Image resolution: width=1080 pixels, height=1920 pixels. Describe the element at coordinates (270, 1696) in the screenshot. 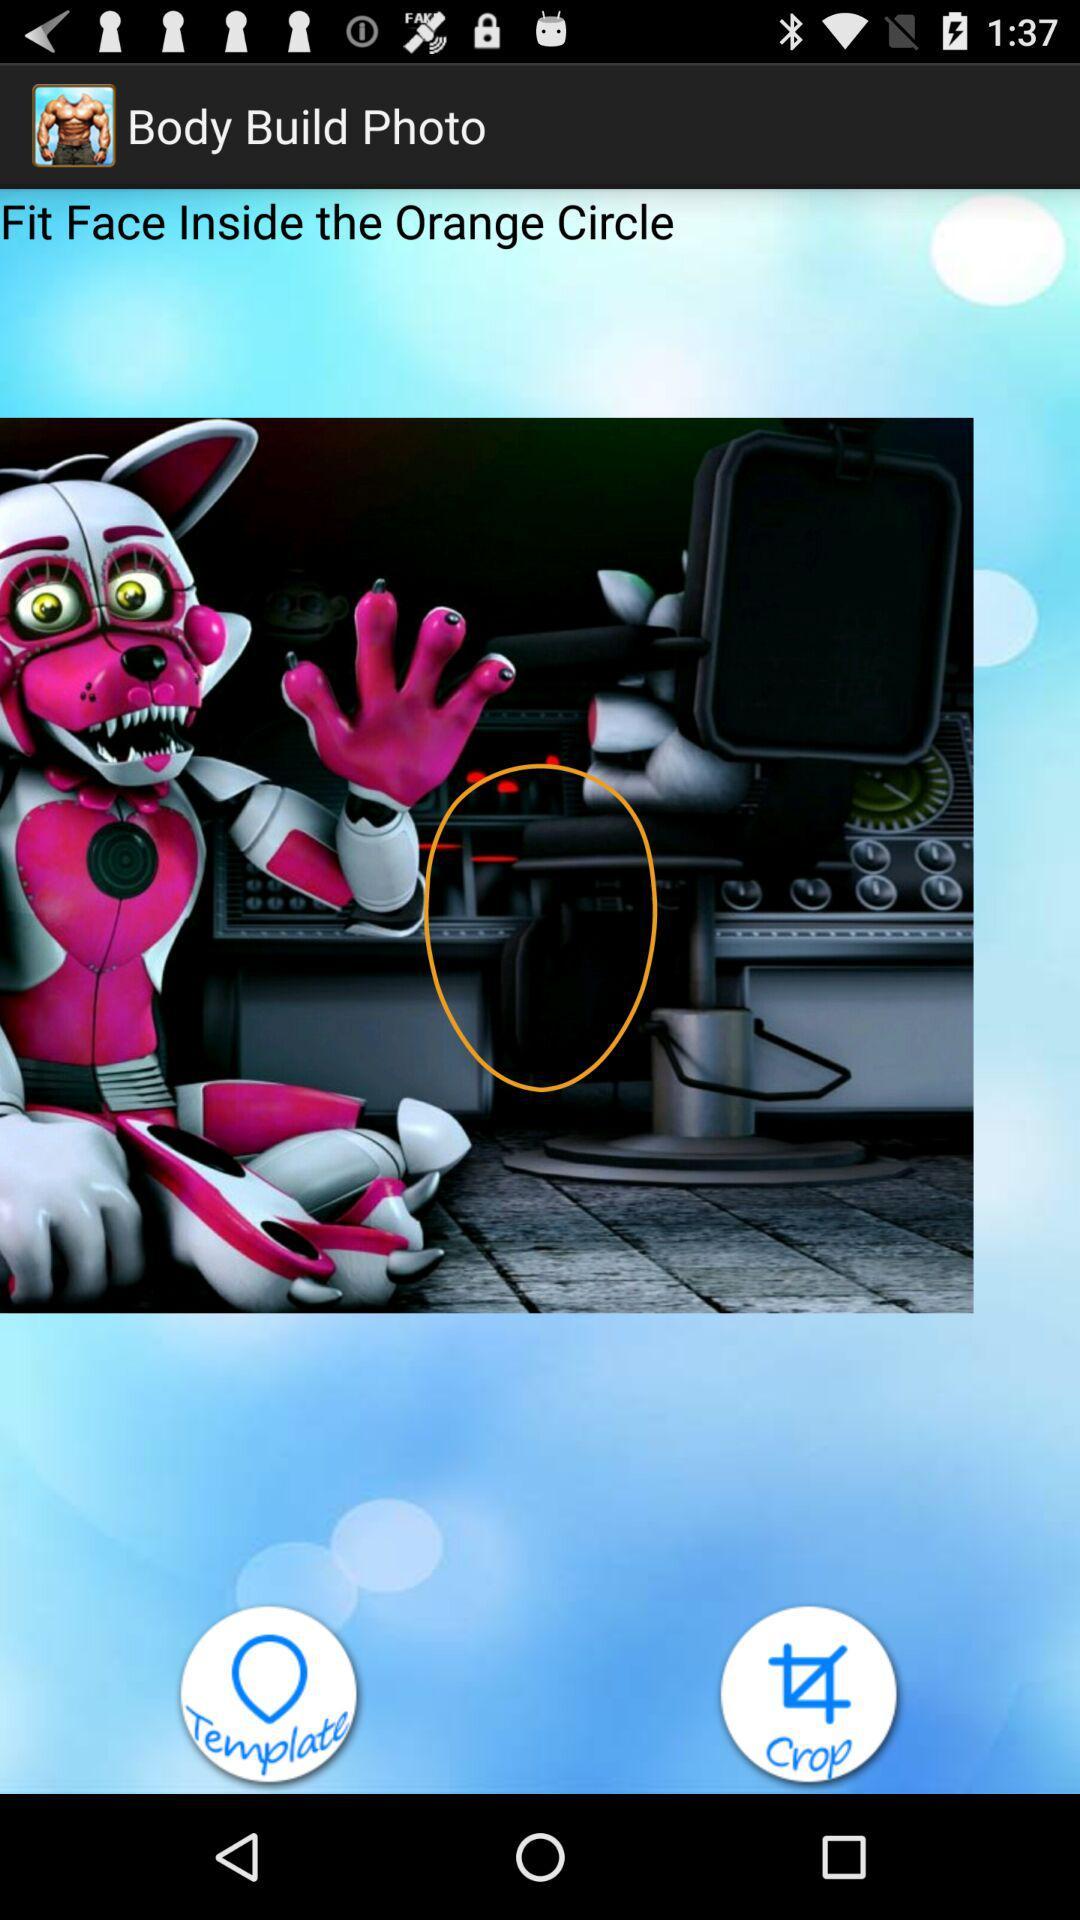

I see `the item at the bottom left corner` at that location.